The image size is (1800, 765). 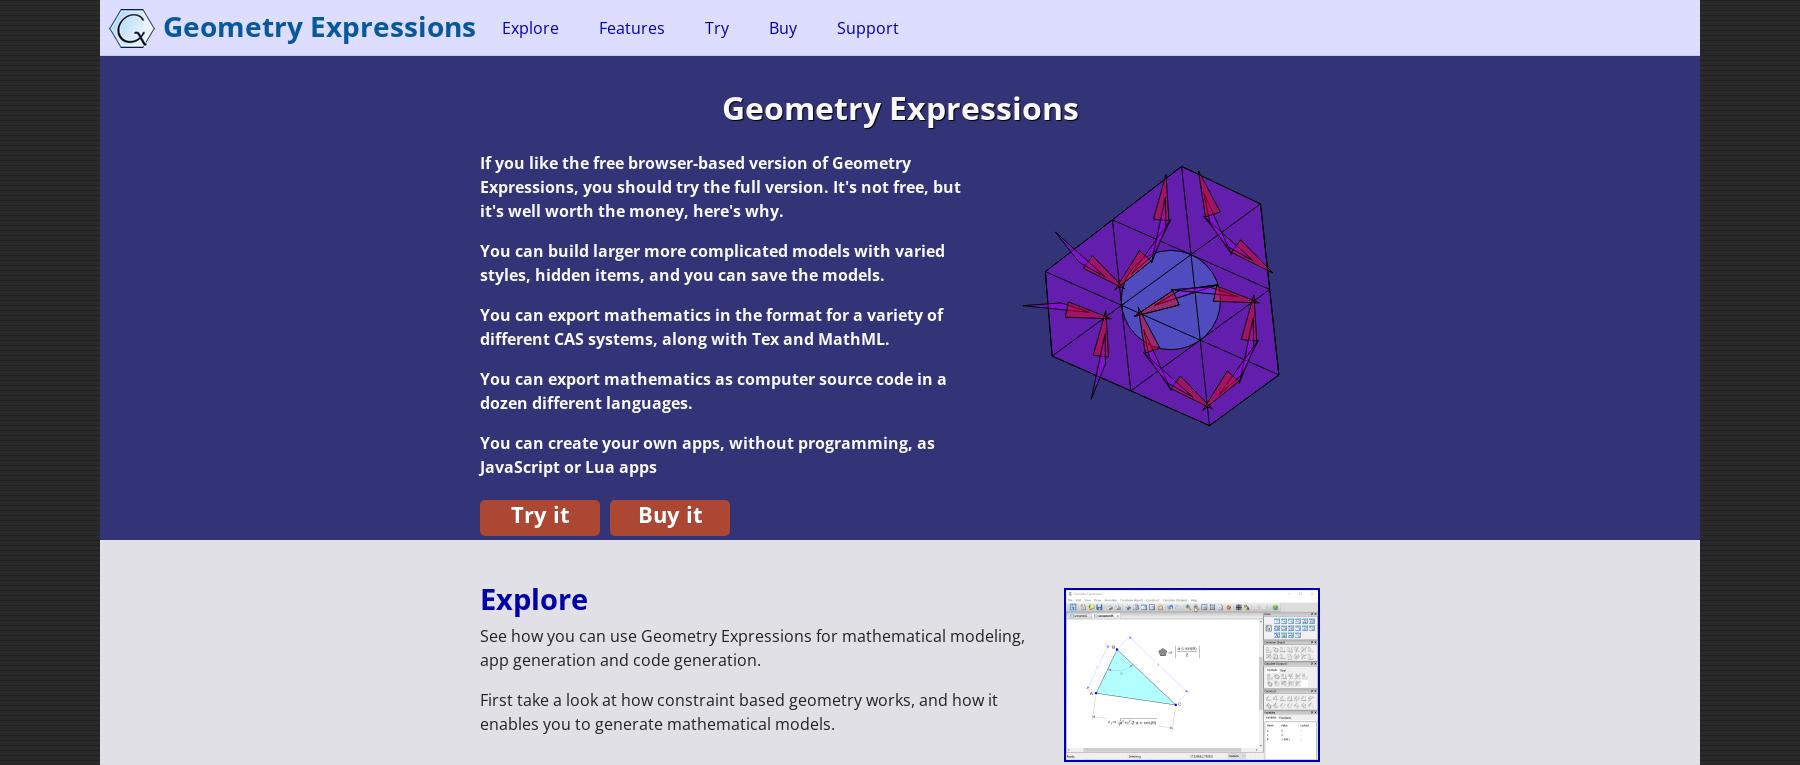 What do you see at coordinates (738, 709) in the screenshot?
I see `'First take a look at how constraint based geometry works, and how it enables you to generate mathematical models.'` at bounding box center [738, 709].